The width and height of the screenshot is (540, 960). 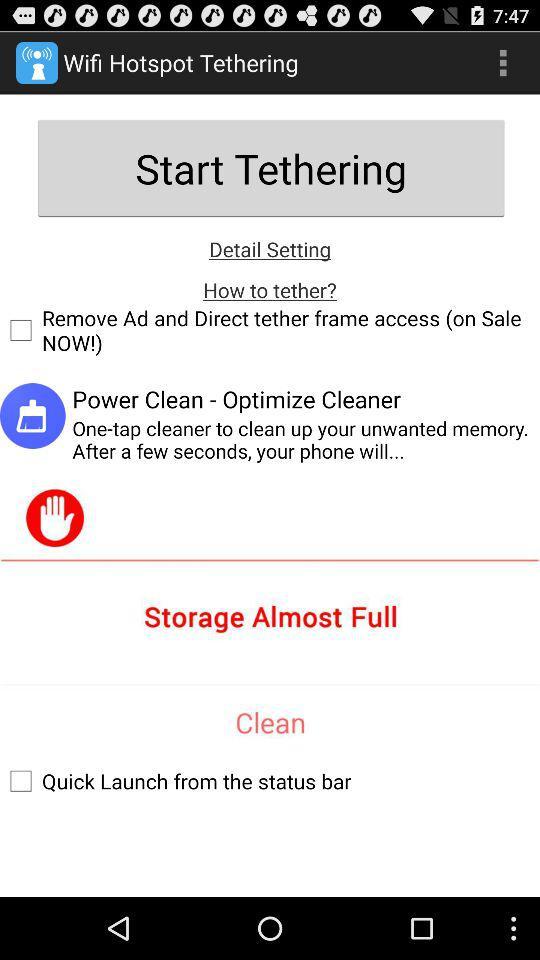 I want to click on open main menu, so click(x=502, y=62).